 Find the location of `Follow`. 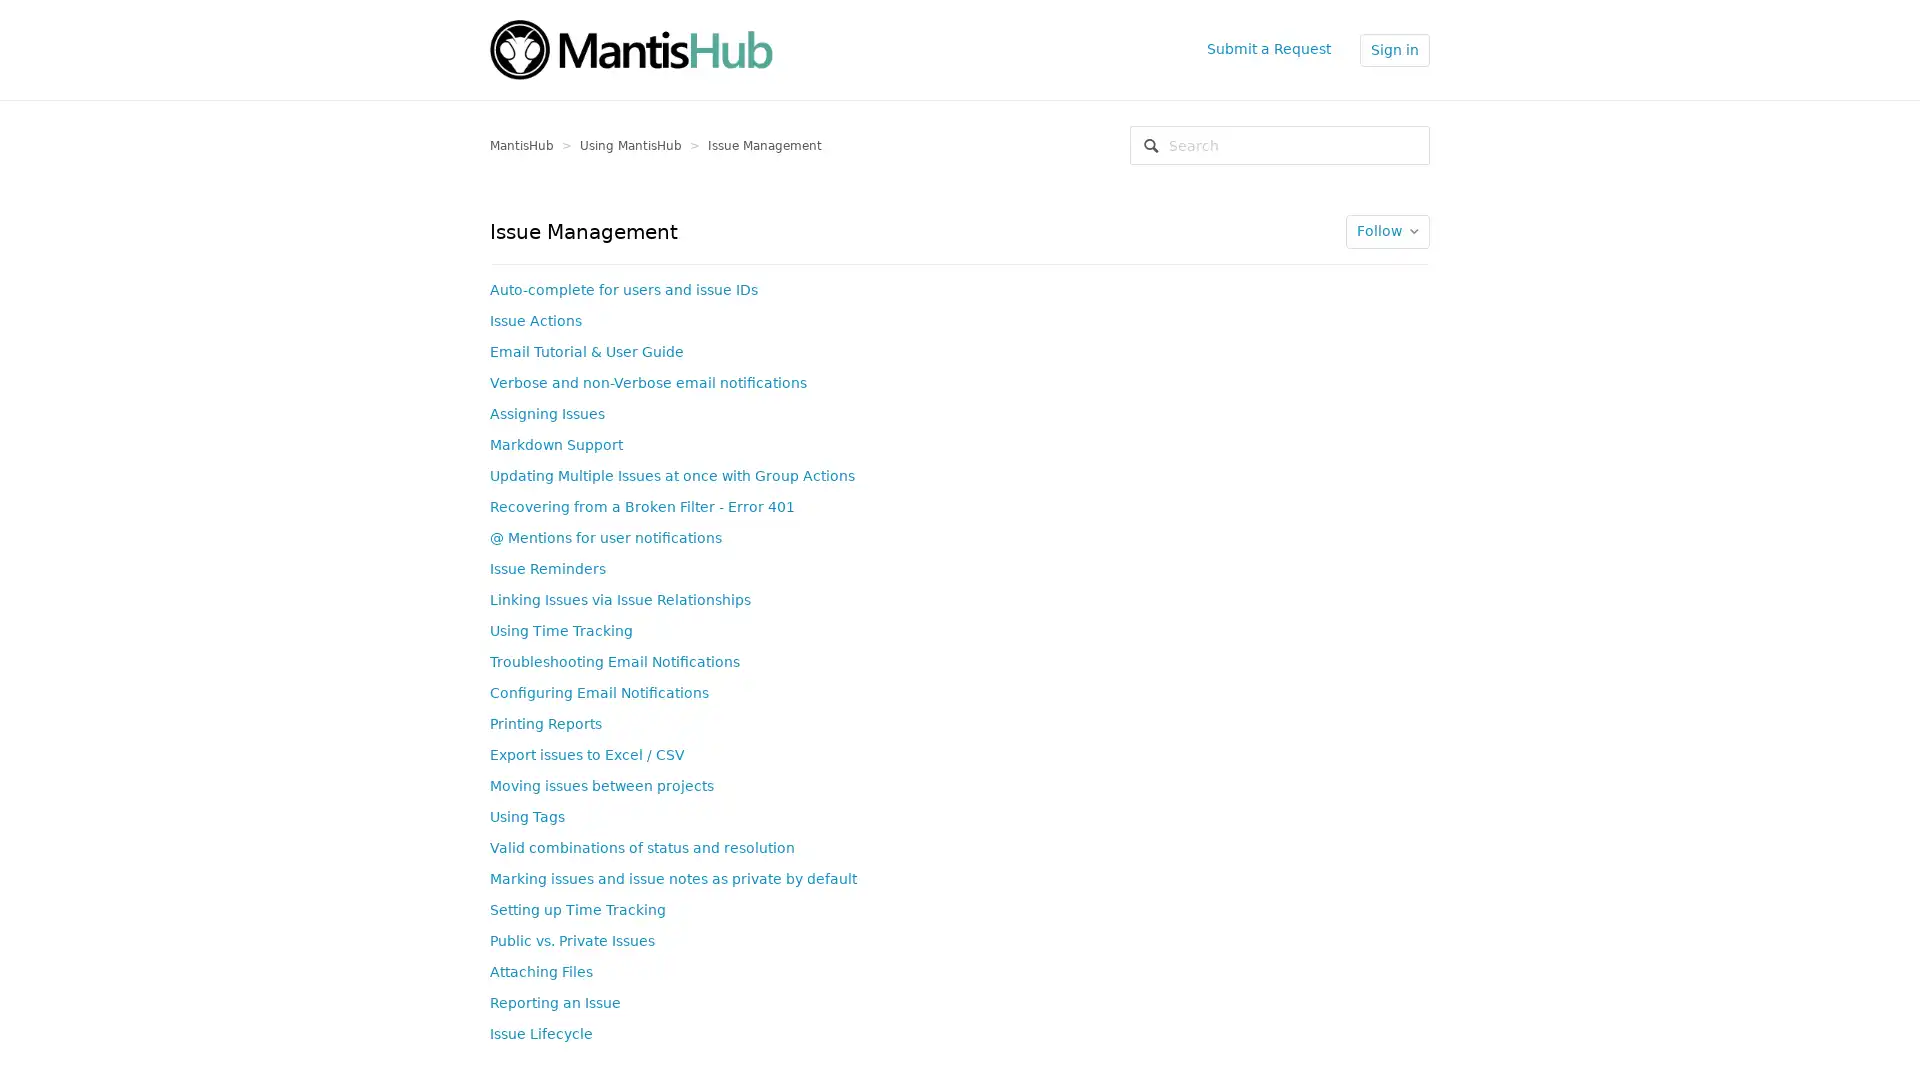

Follow is located at coordinates (1386, 230).